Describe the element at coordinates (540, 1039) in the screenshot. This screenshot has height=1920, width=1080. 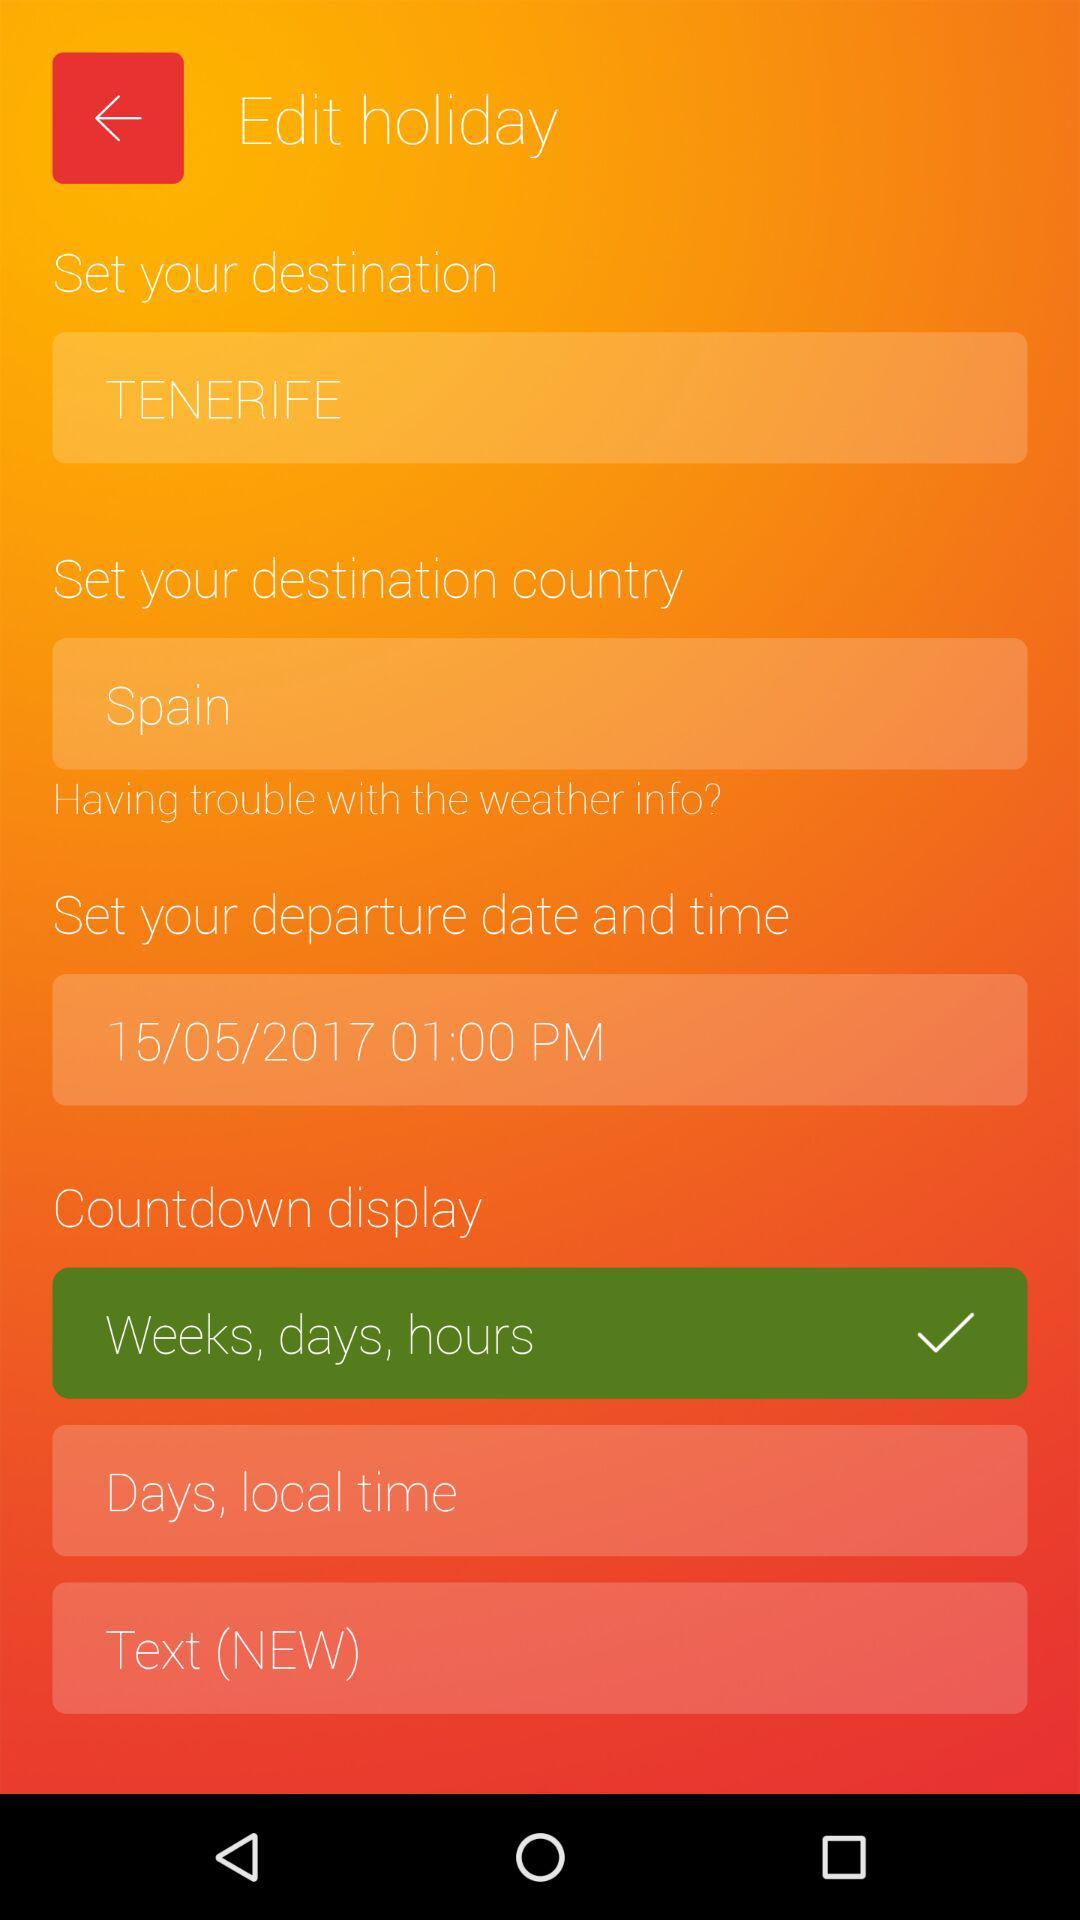
I see `the icon below the set your departure` at that location.